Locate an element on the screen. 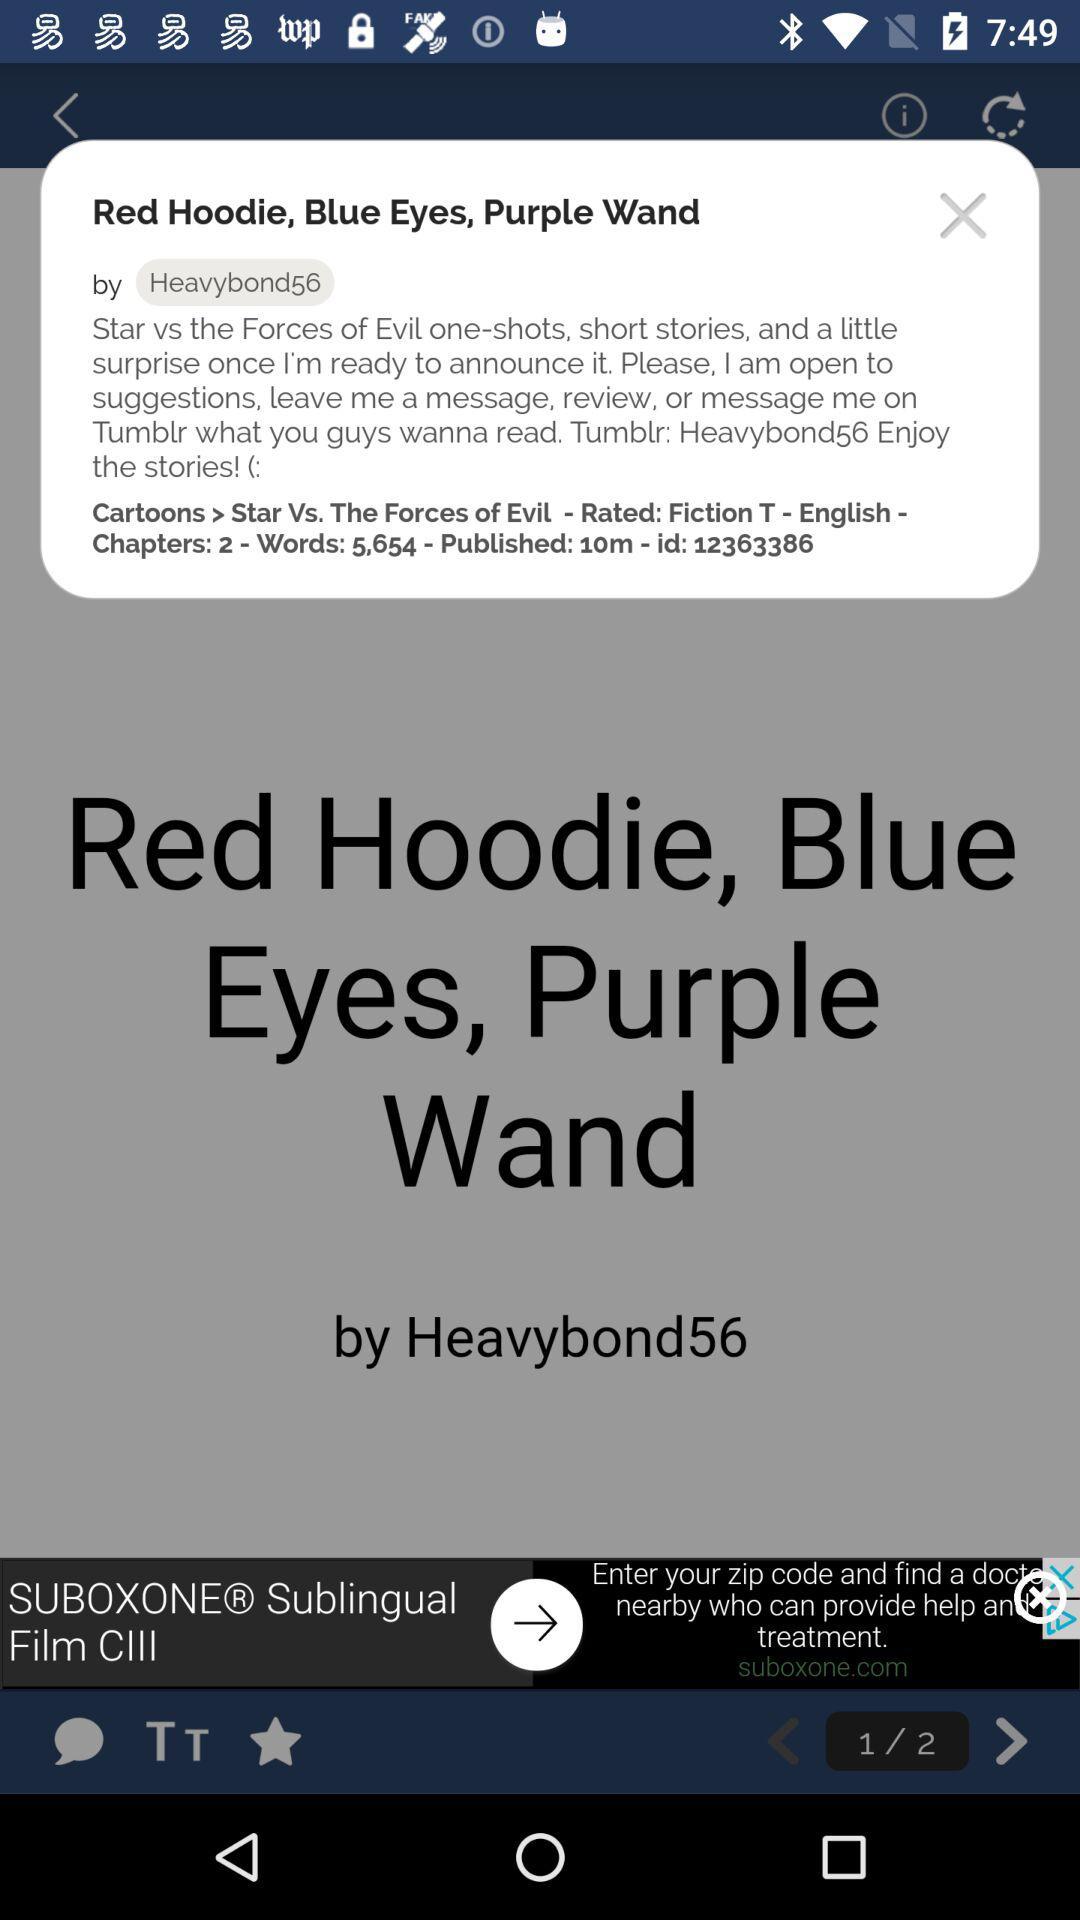  the star icon is located at coordinates (295, 1740).